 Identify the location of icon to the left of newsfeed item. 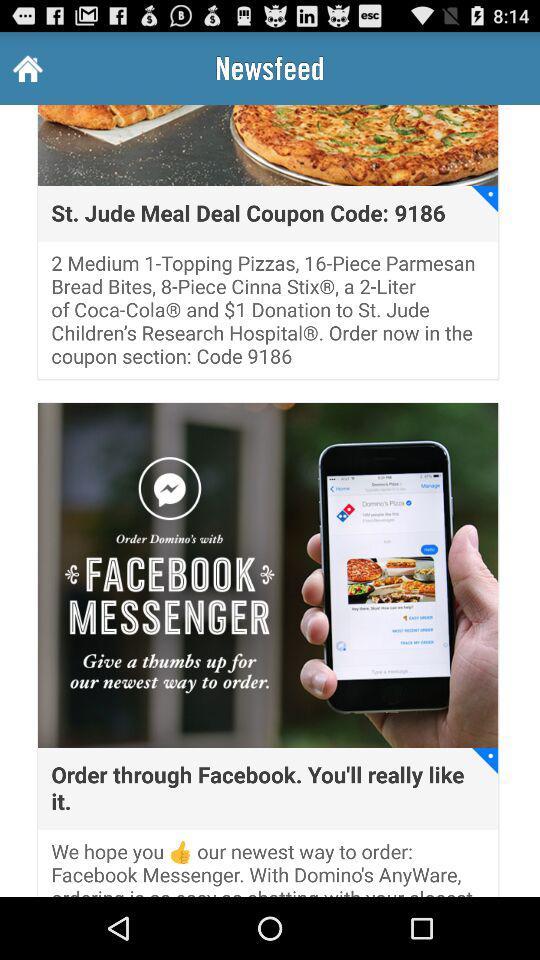
(25, 68).